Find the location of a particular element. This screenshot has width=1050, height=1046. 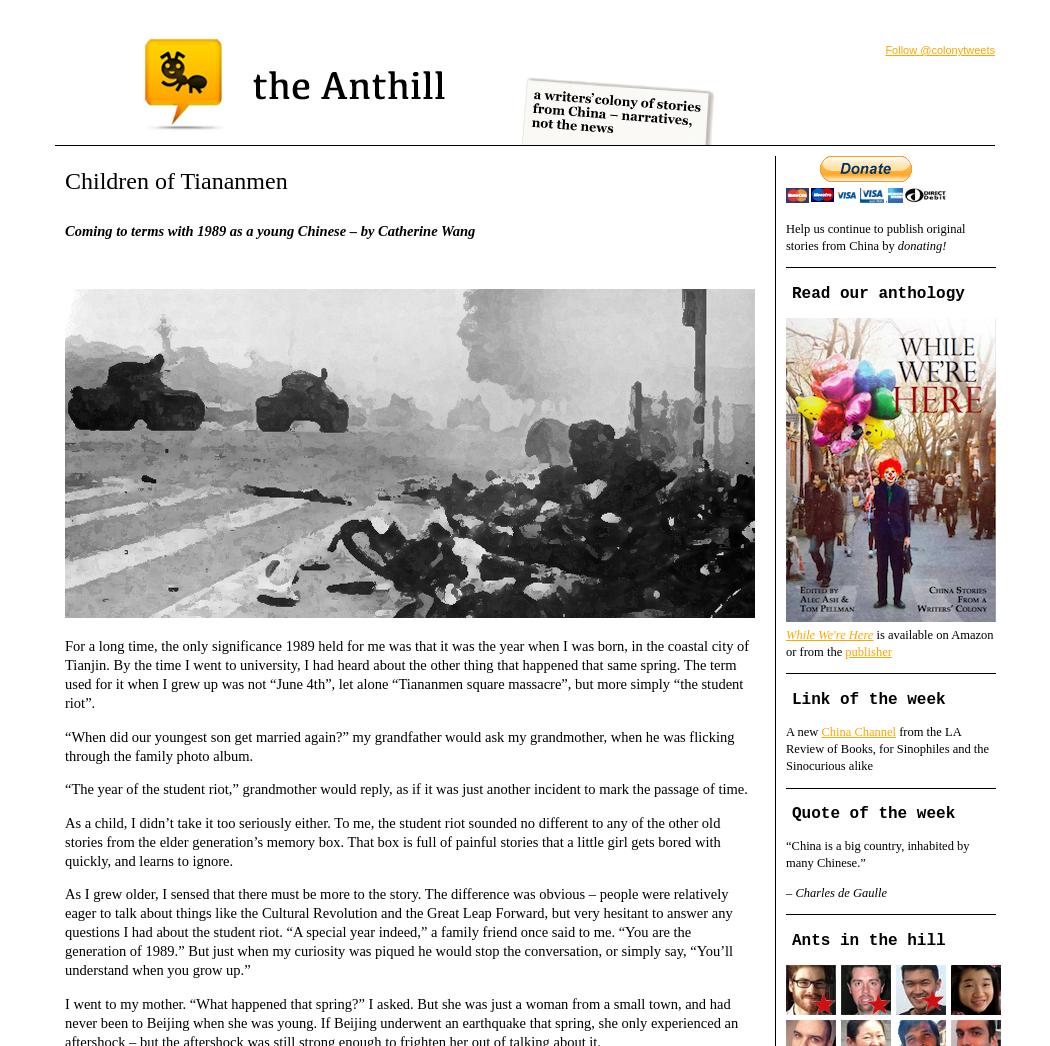

'Coming to terms with 1989 as a young Chinese – by Catherine Wang' is located at coordinates (268, 229).